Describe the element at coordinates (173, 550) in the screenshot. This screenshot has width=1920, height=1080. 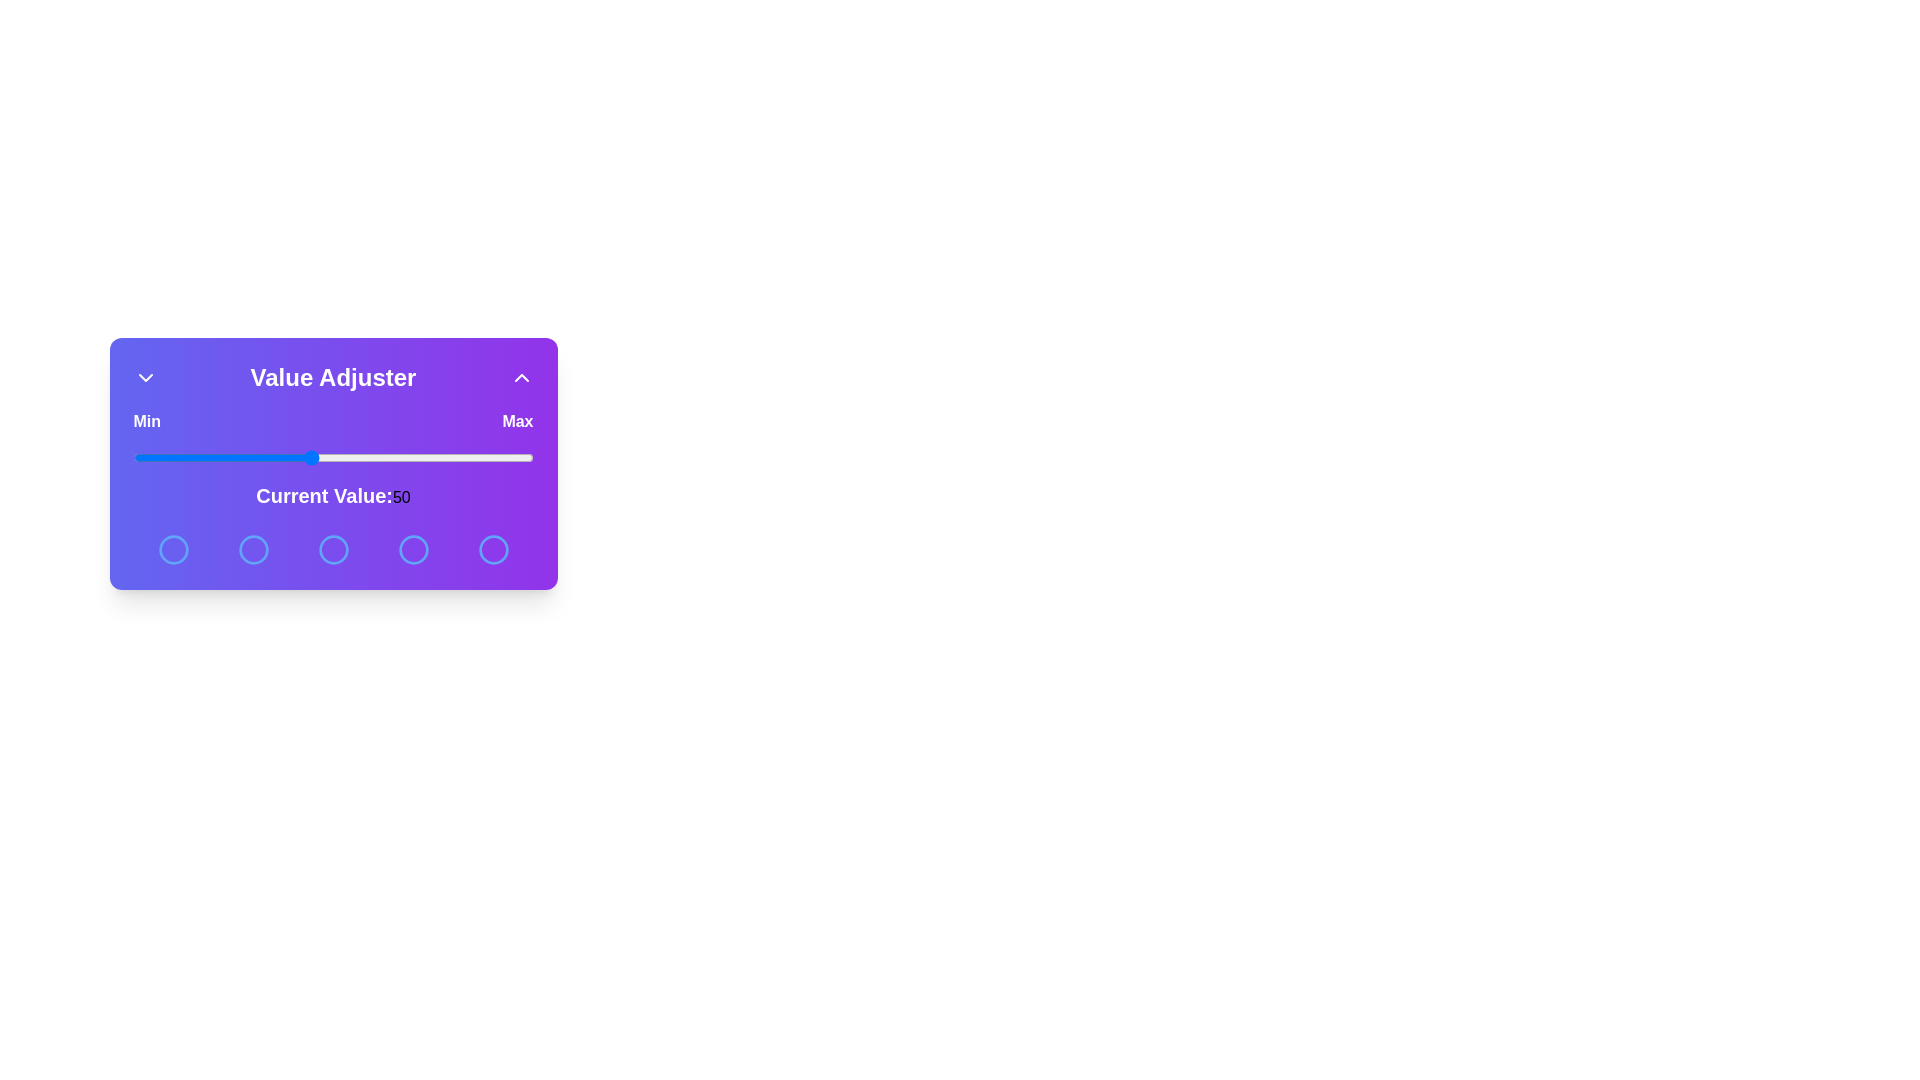
I see `the circular button corresponding to 1` at that location.